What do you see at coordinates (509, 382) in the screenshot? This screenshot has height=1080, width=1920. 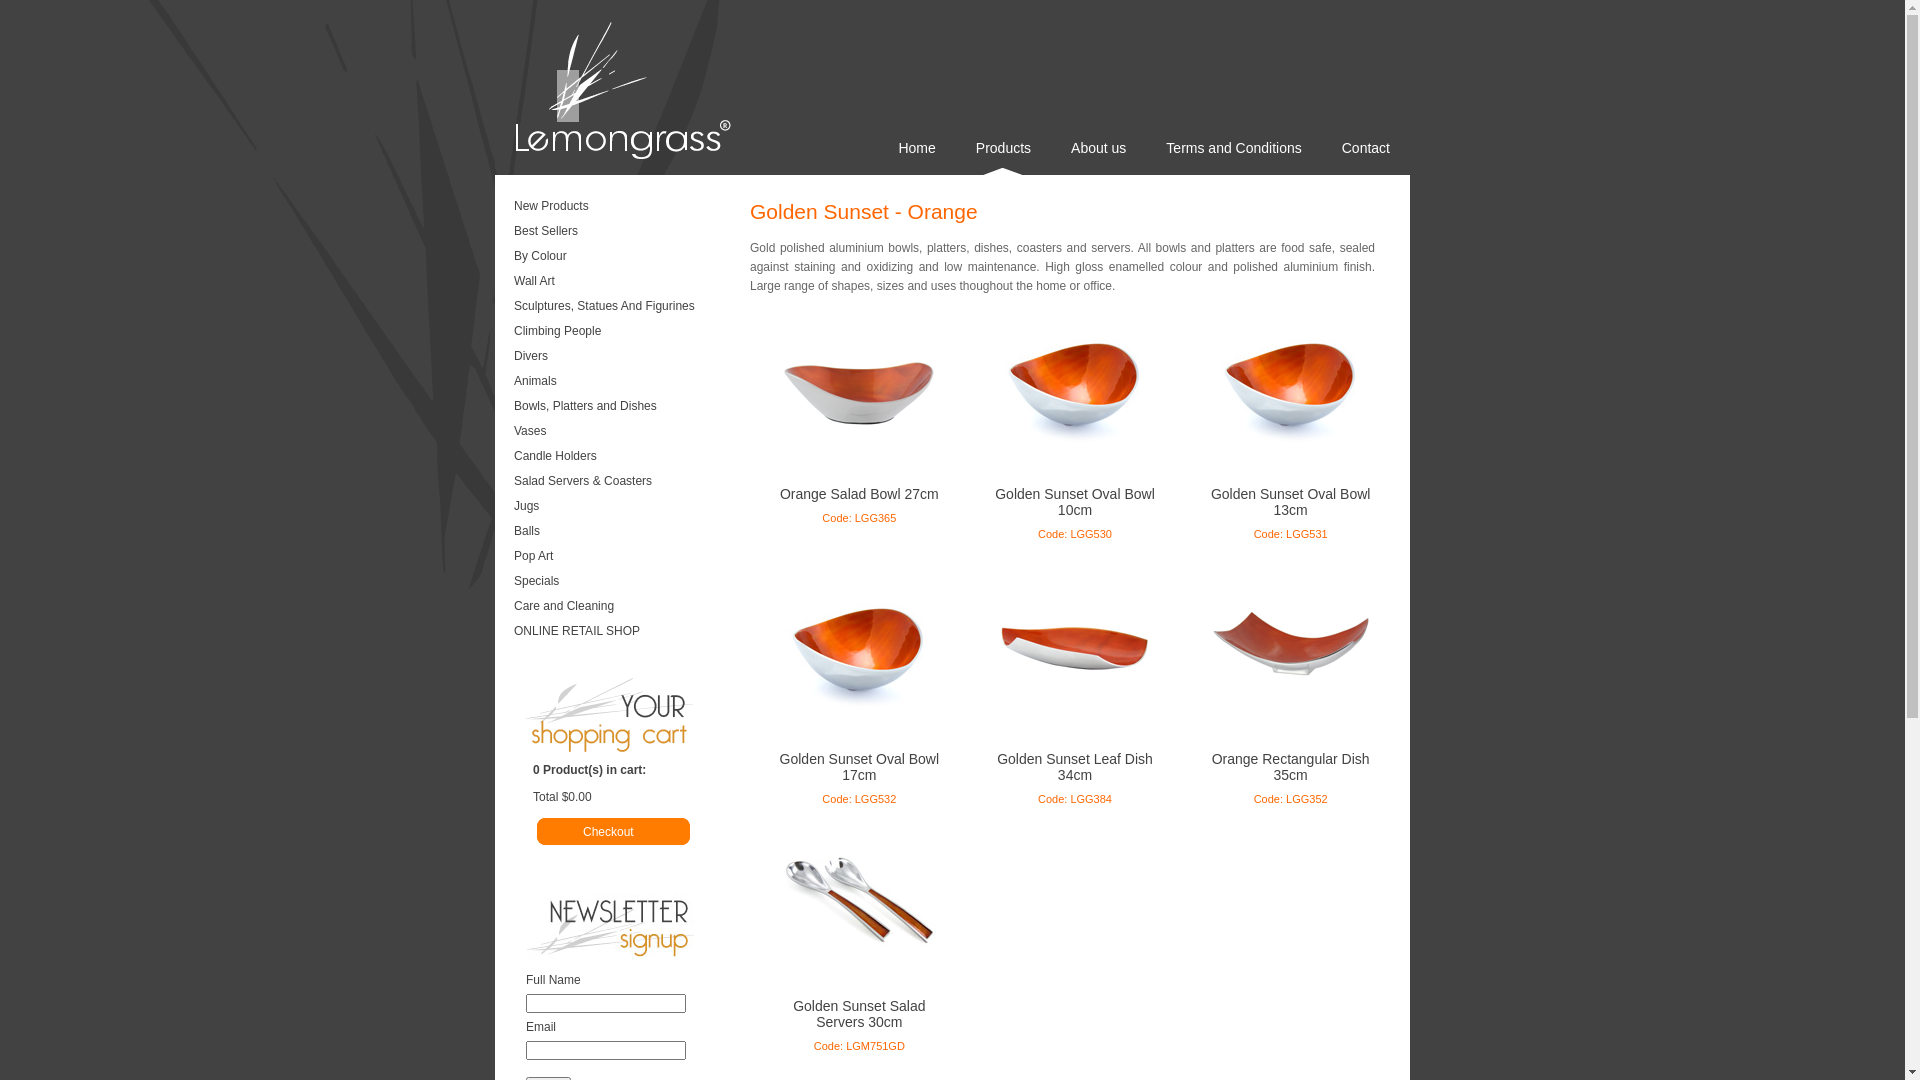 I see `'Animals'` at bounding box center [509, 382].